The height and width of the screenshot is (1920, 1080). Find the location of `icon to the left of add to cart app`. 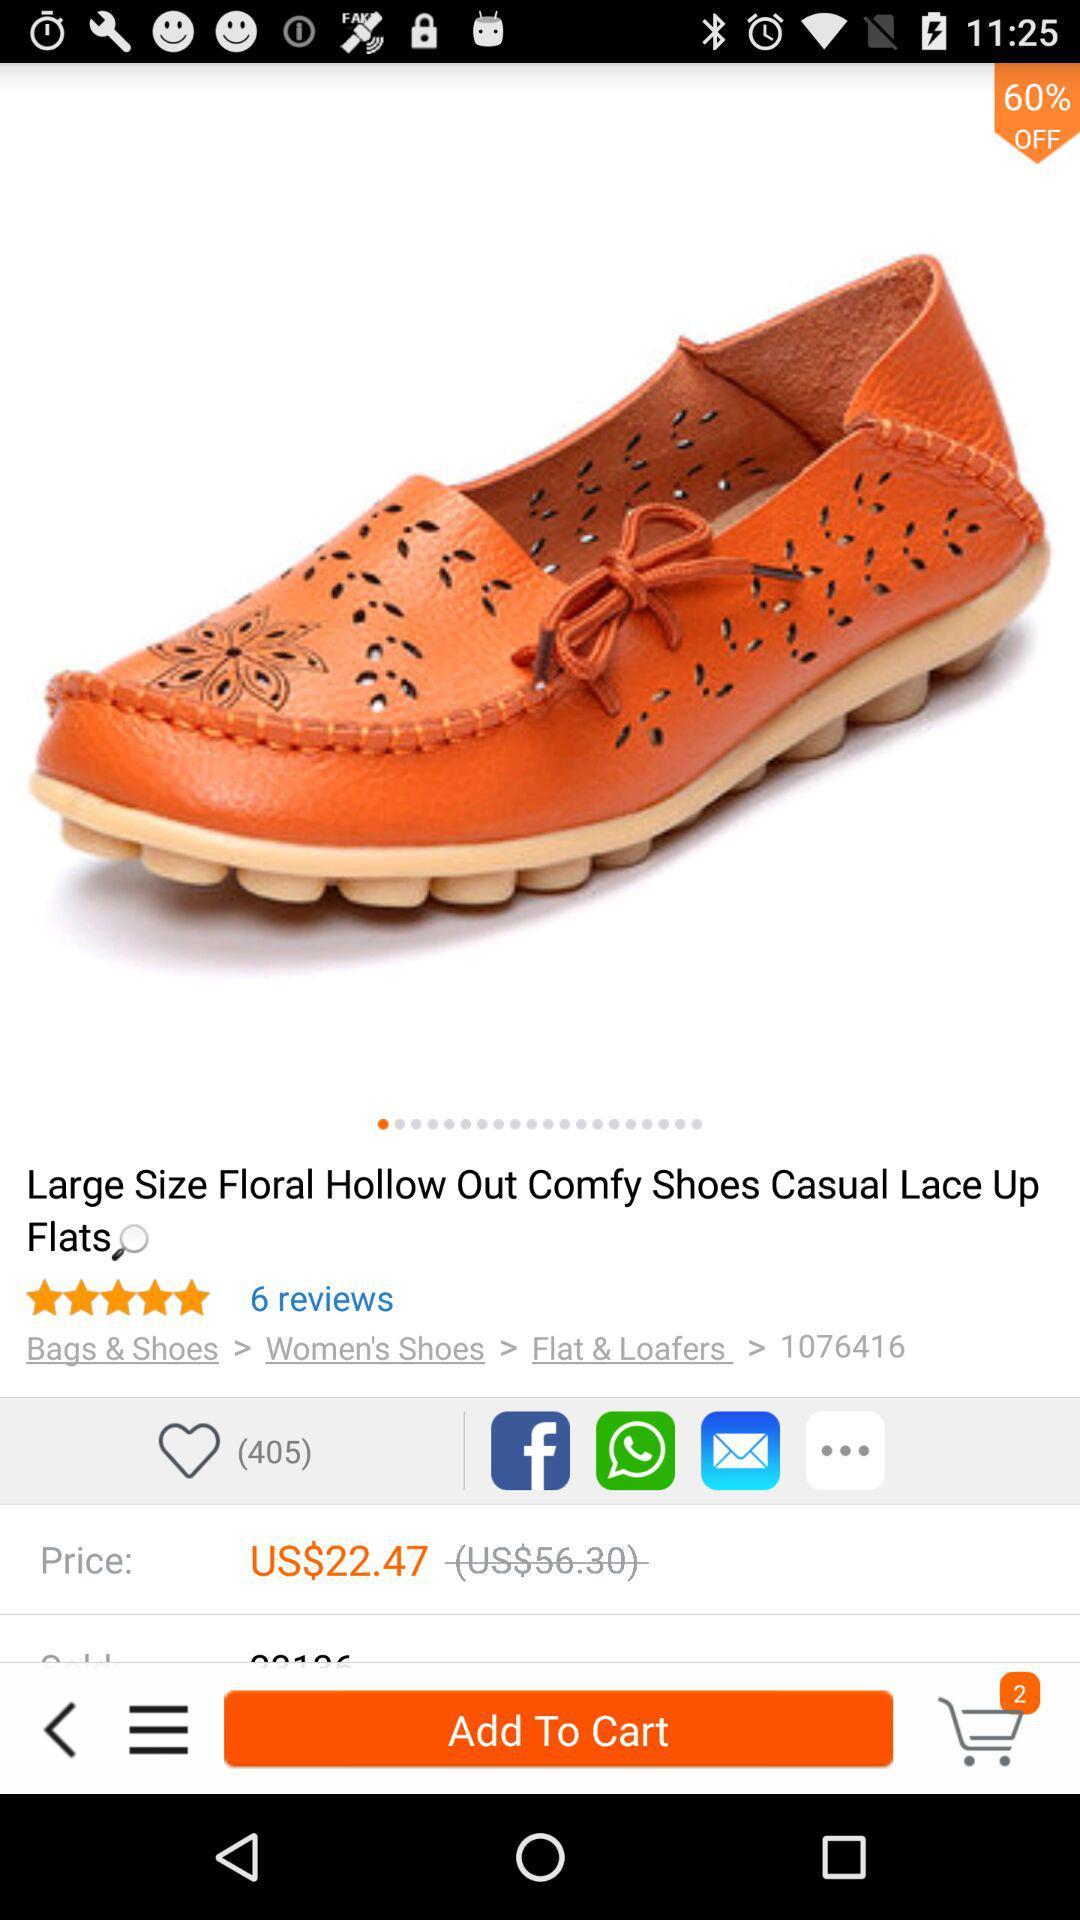

icon to the left of add to cart app is located at coordinates (157, 1728).